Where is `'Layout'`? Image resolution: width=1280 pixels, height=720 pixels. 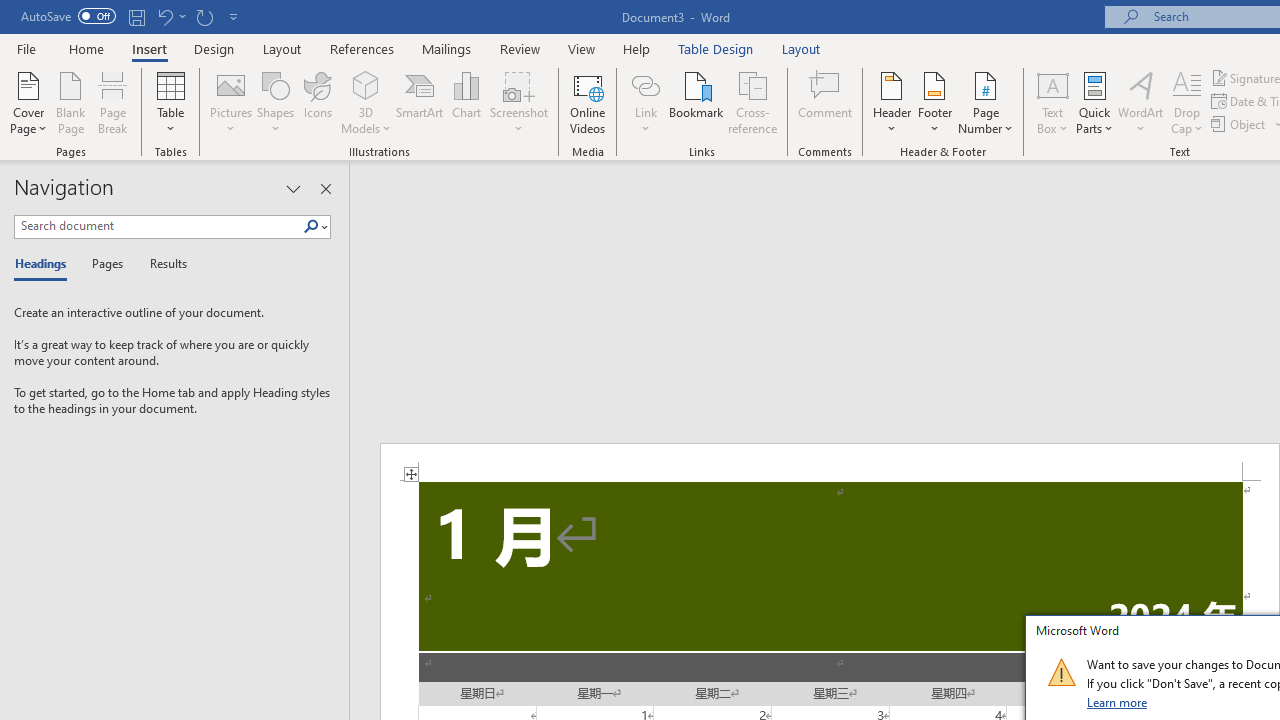
'Layout' is located at coordinates (801, 48).